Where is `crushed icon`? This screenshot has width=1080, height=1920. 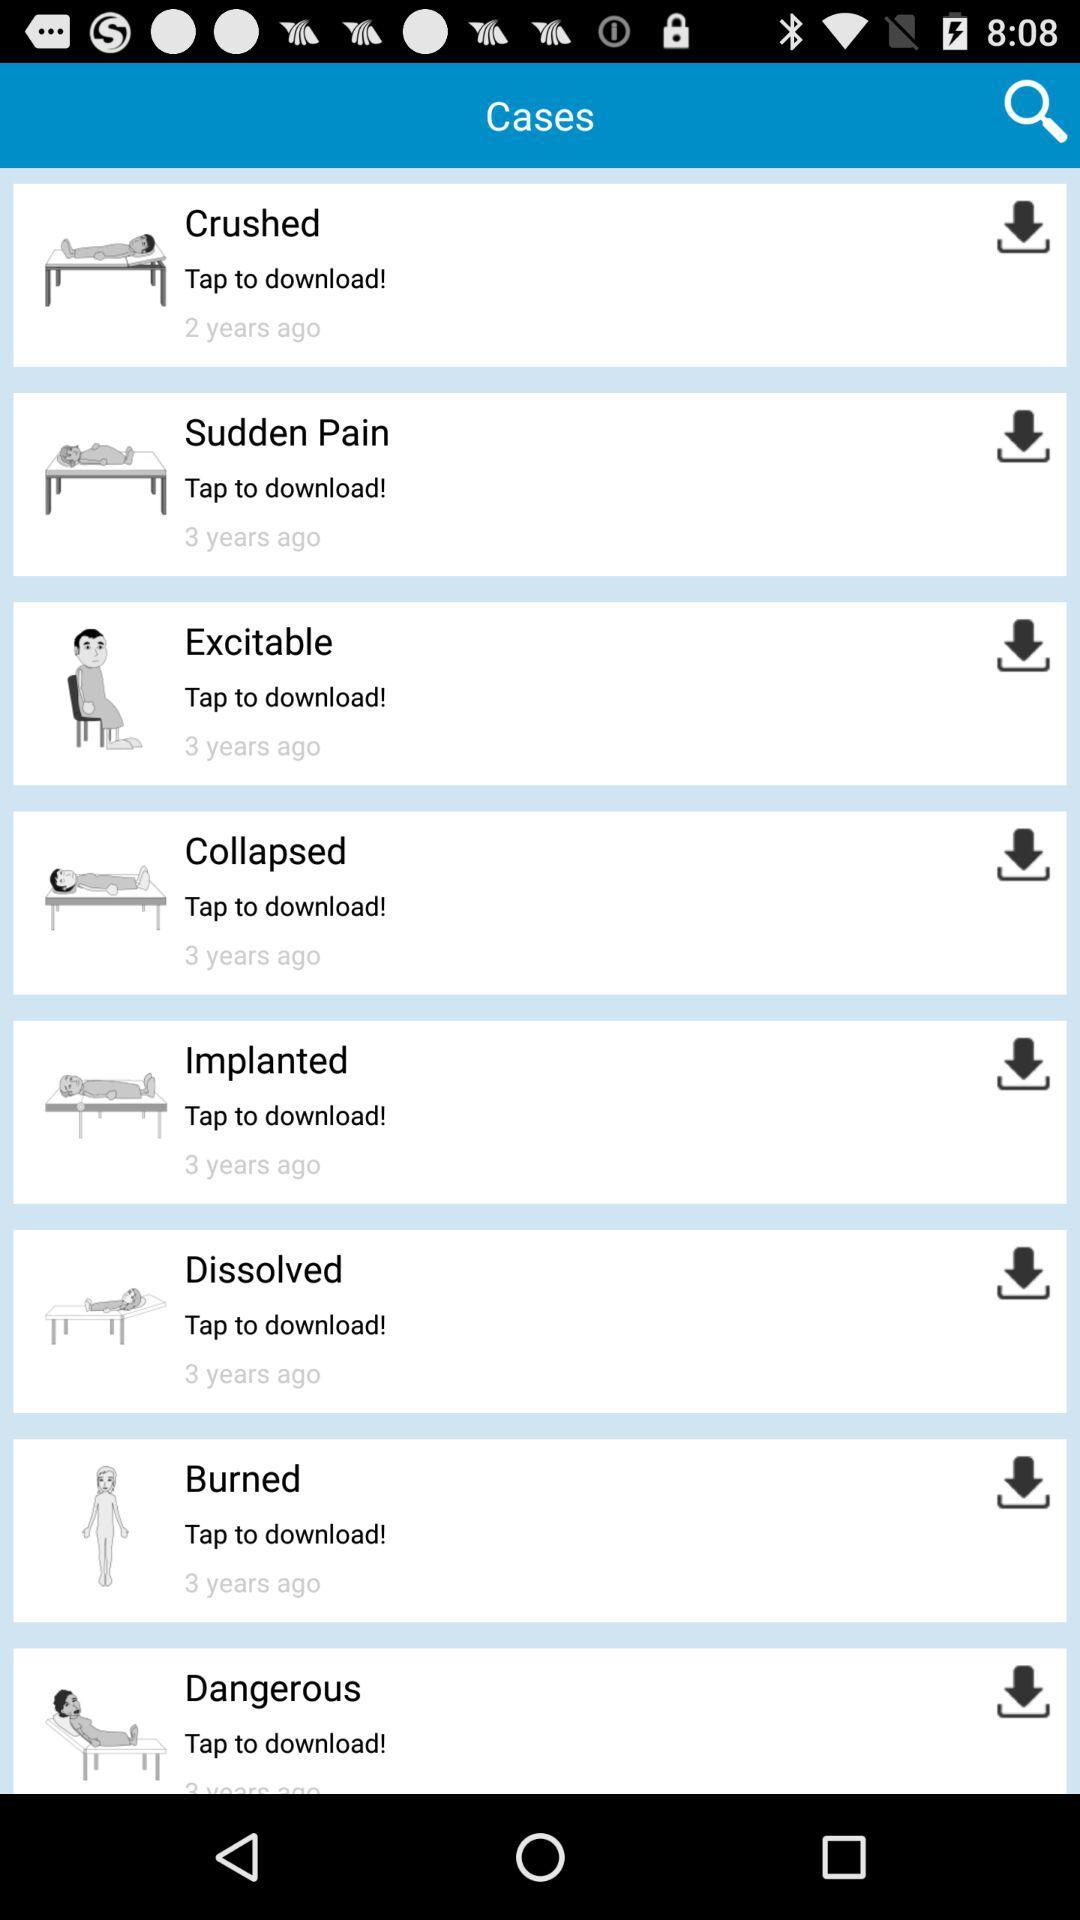
crushed icon is located at coordinates (251, 221).